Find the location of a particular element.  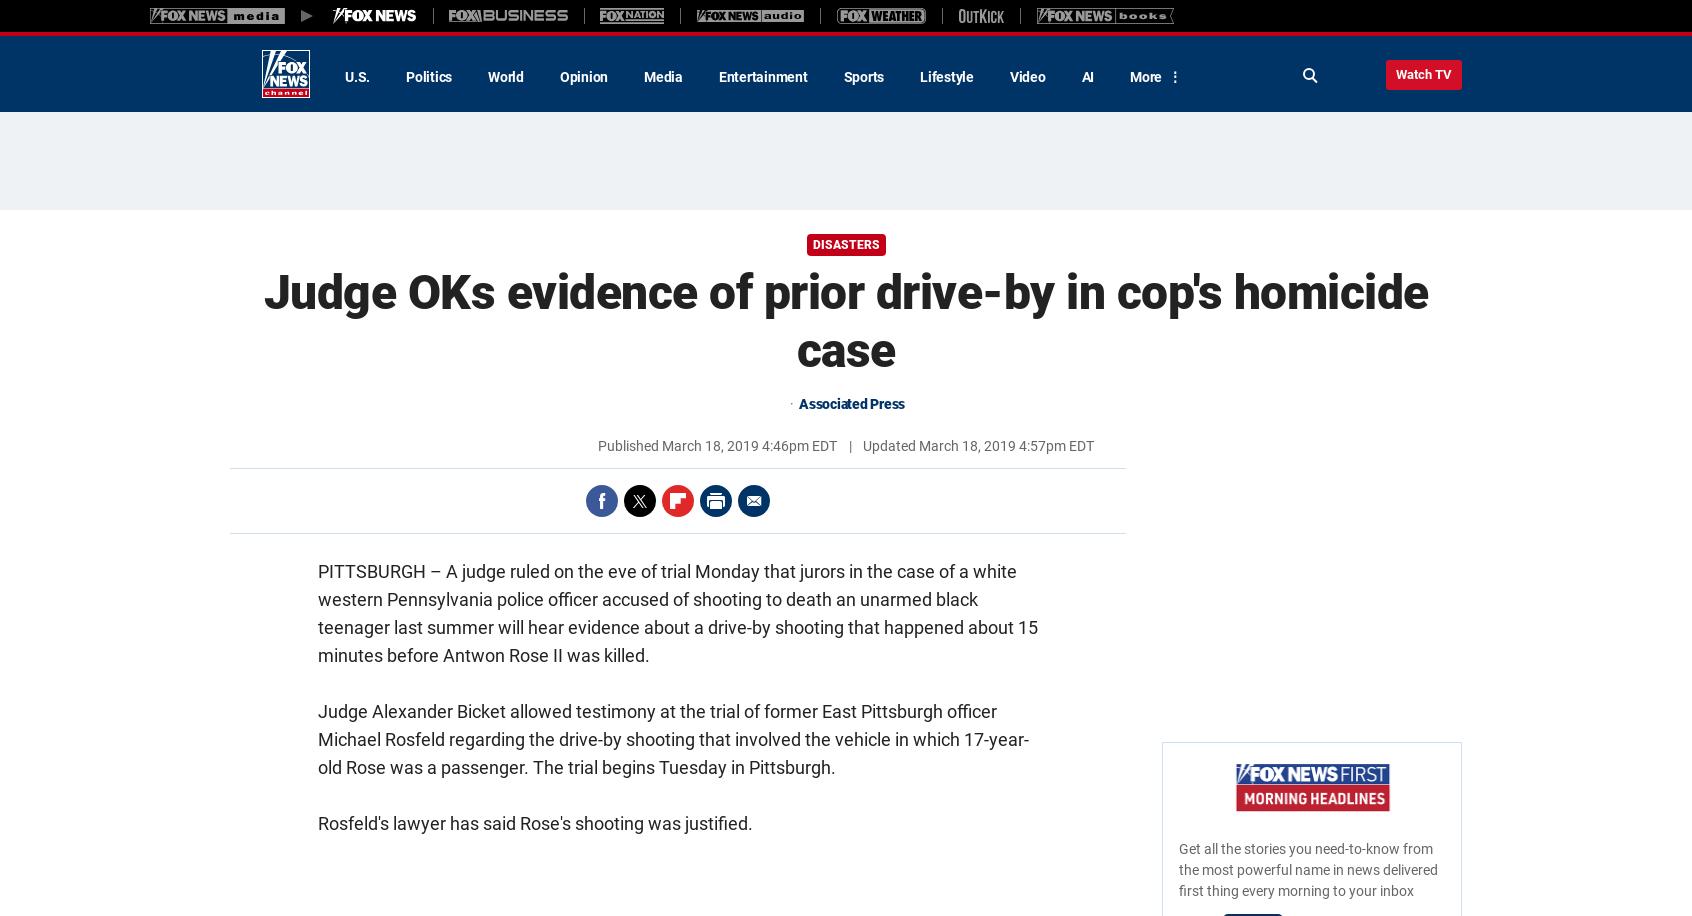

'Watch TV' is located at coordinates (1422, 73).